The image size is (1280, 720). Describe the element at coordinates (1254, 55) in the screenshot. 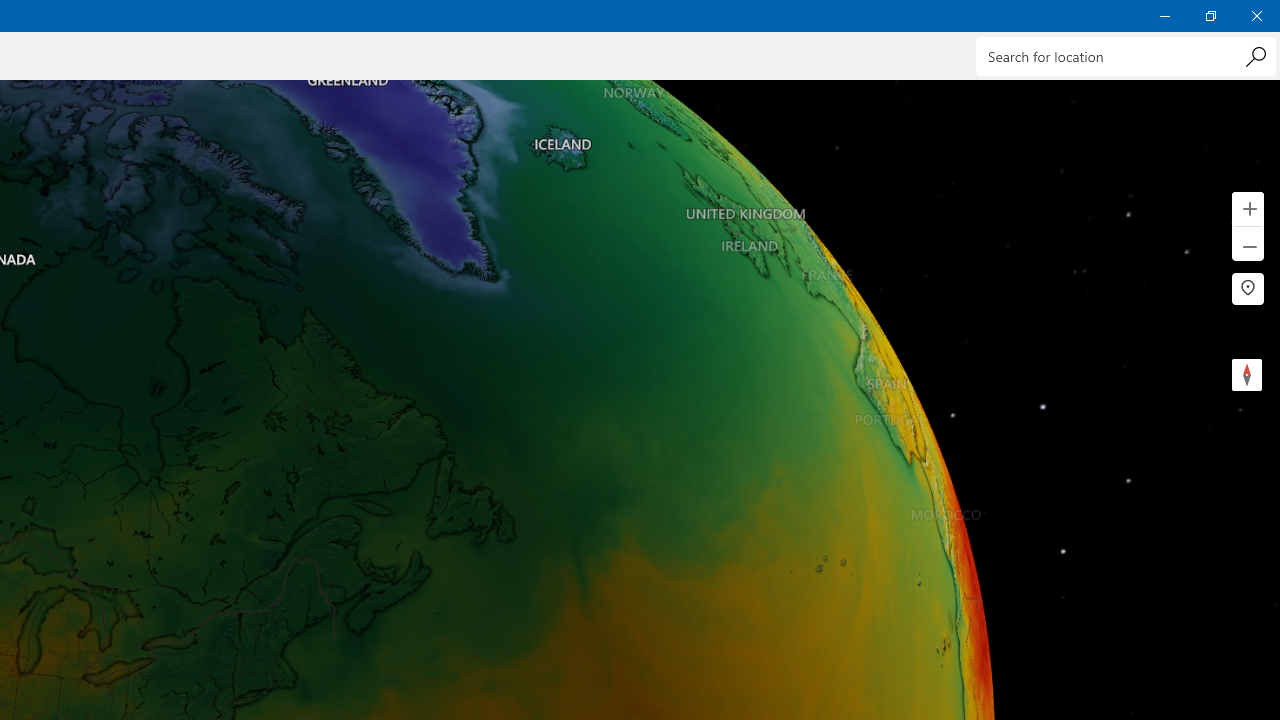

I see `'Search'` at that location.